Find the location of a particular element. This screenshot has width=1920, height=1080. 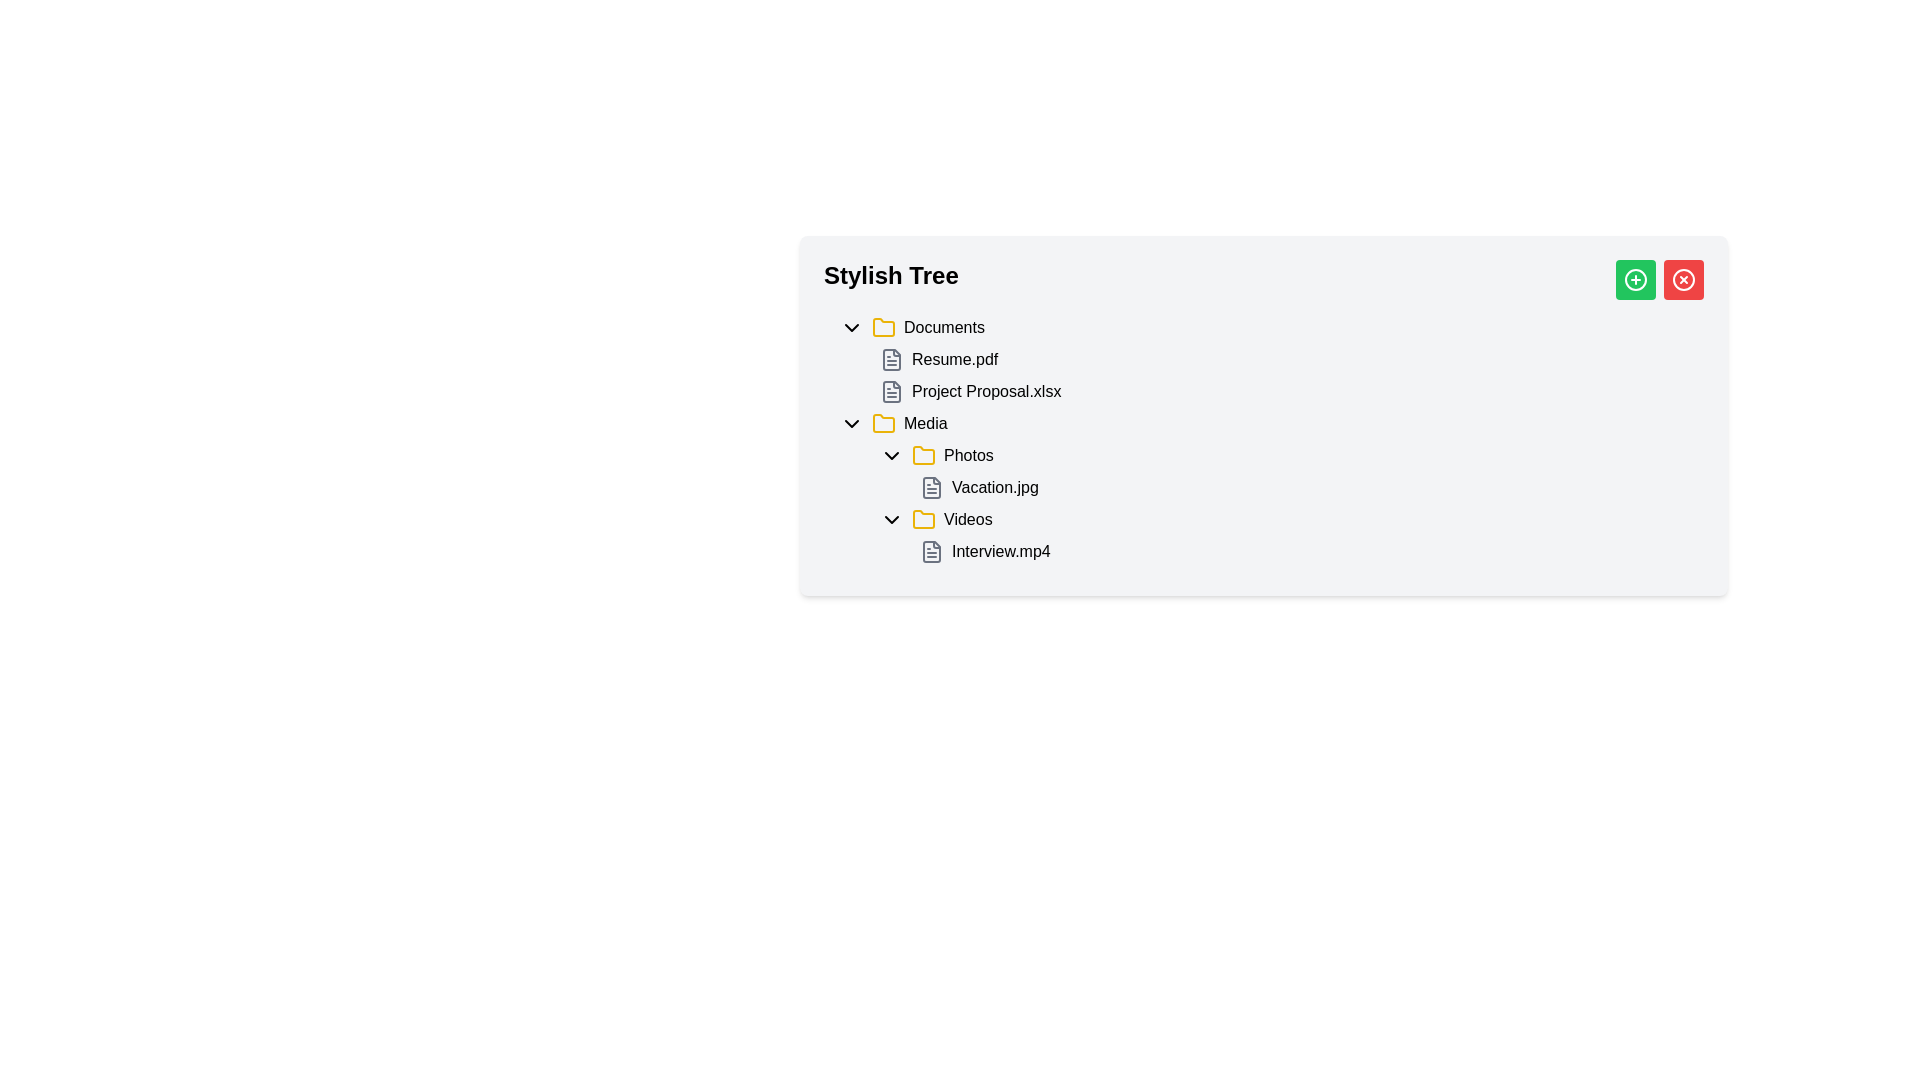

the gray outlined document icon located next to the text 'Resume.pdf' in the expandable tree under the 'Documents' group is located at coordinates (891, 358).